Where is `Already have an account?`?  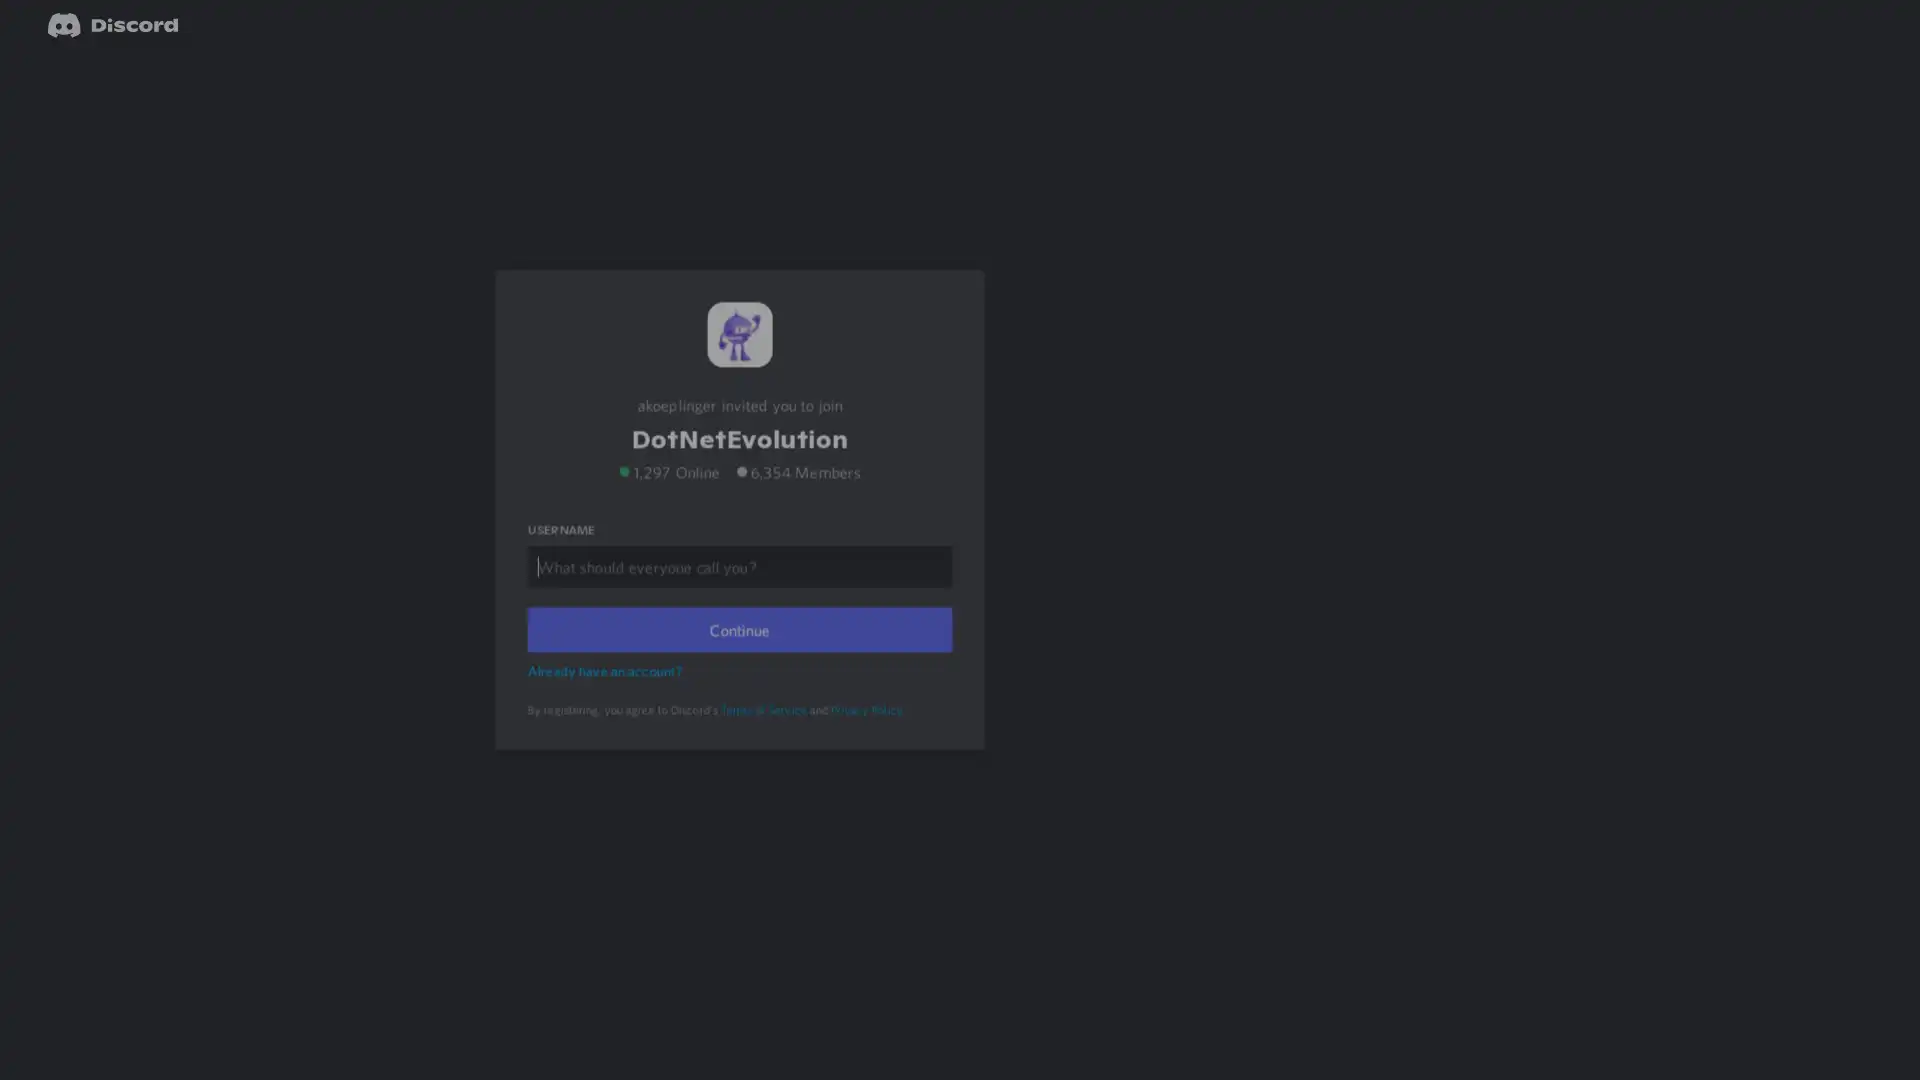 Already have an account? is located at coordinates (607, 696).